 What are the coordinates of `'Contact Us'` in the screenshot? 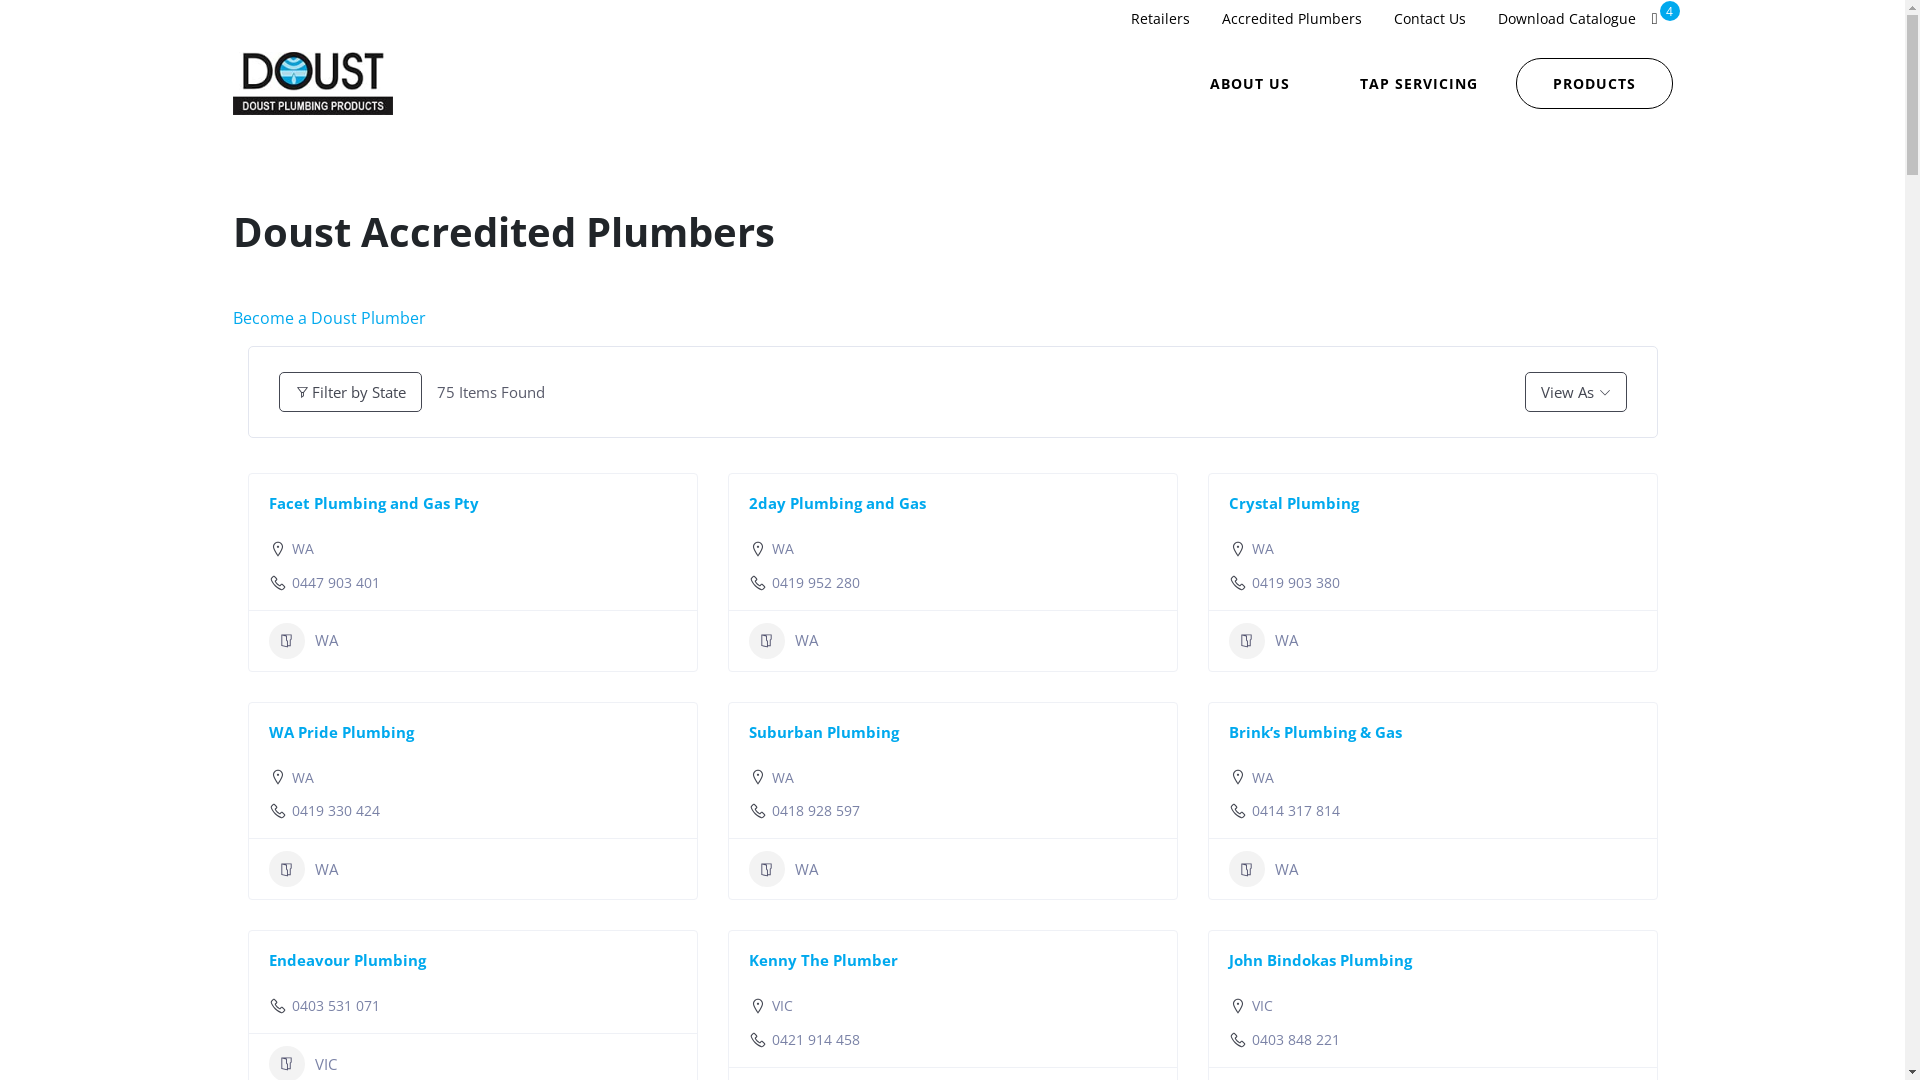 It's located at (1429, 18).